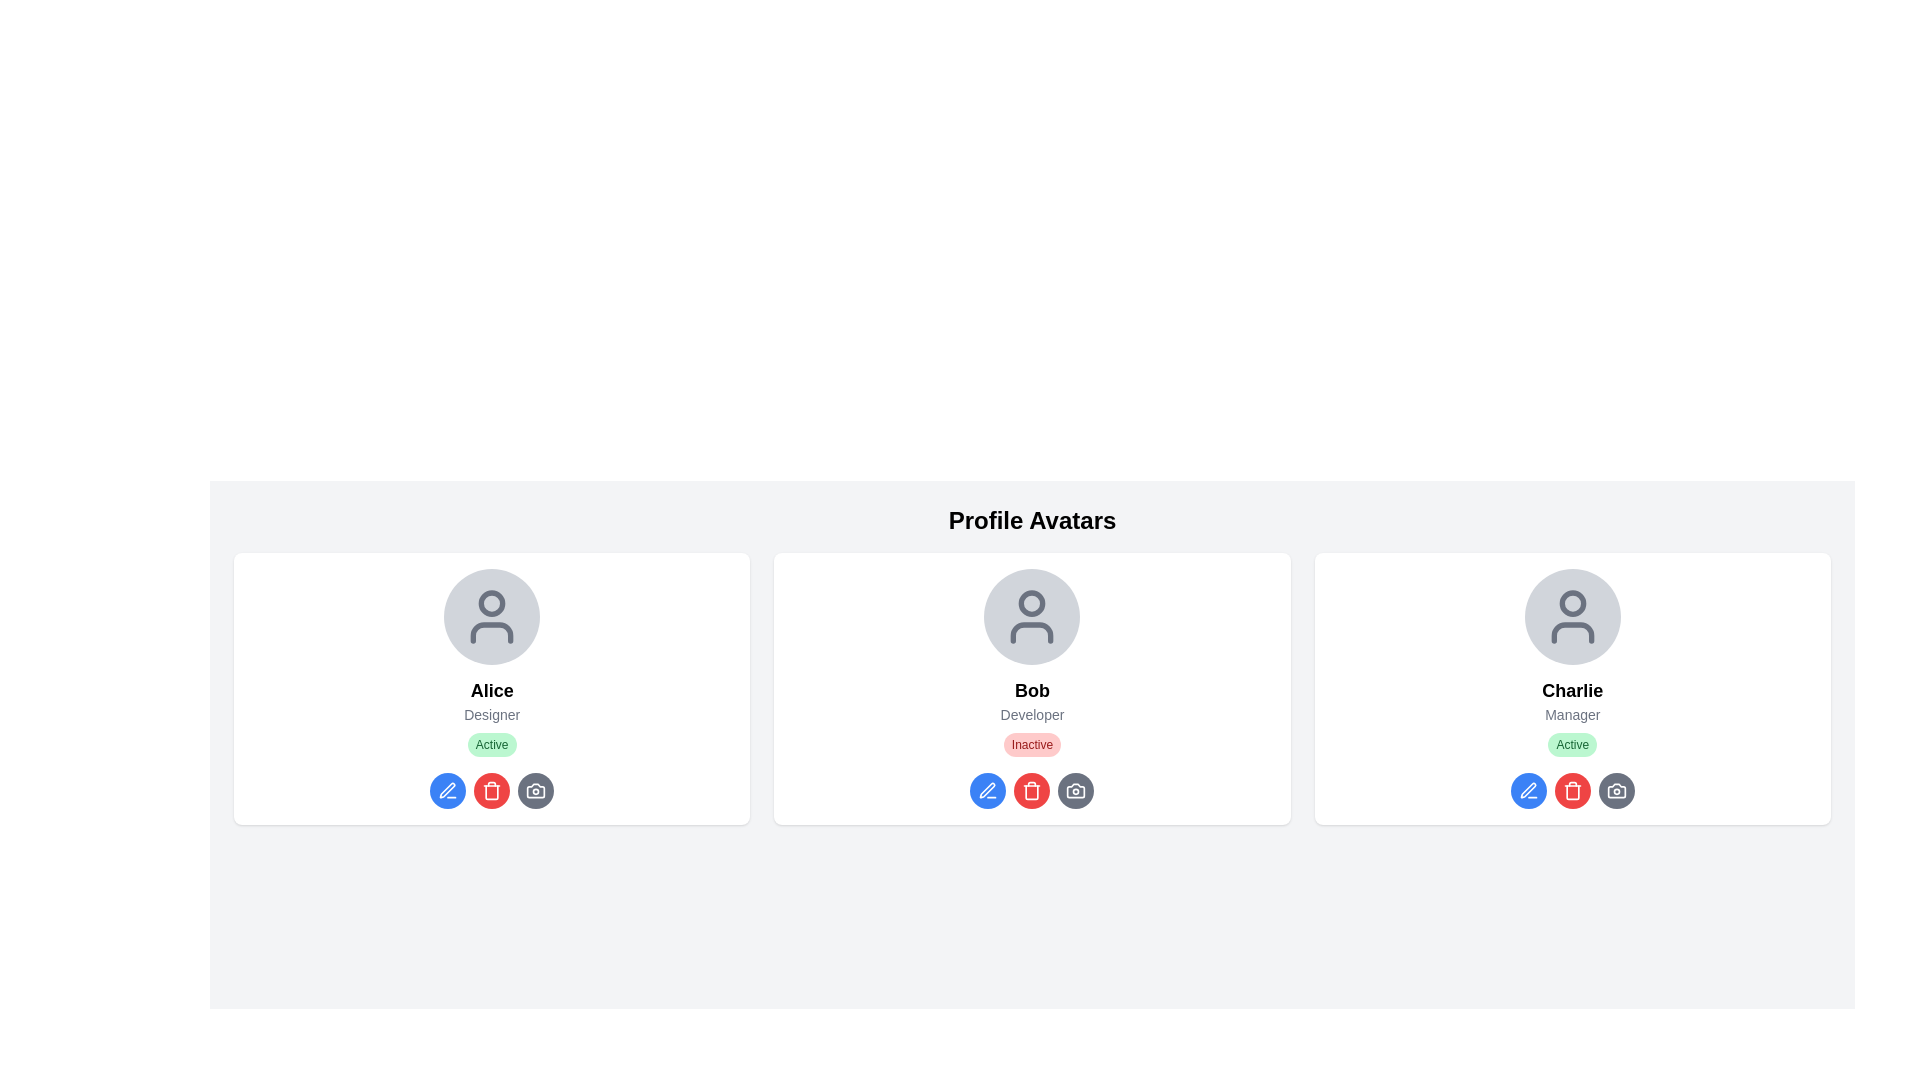 This screenshot has height=1080, width=1920. I want to click on the circular button with a gray background and a white camera icon located as the fourth item from the left at the bottom of the 'Charlie' profile card, so click(1616, 789).